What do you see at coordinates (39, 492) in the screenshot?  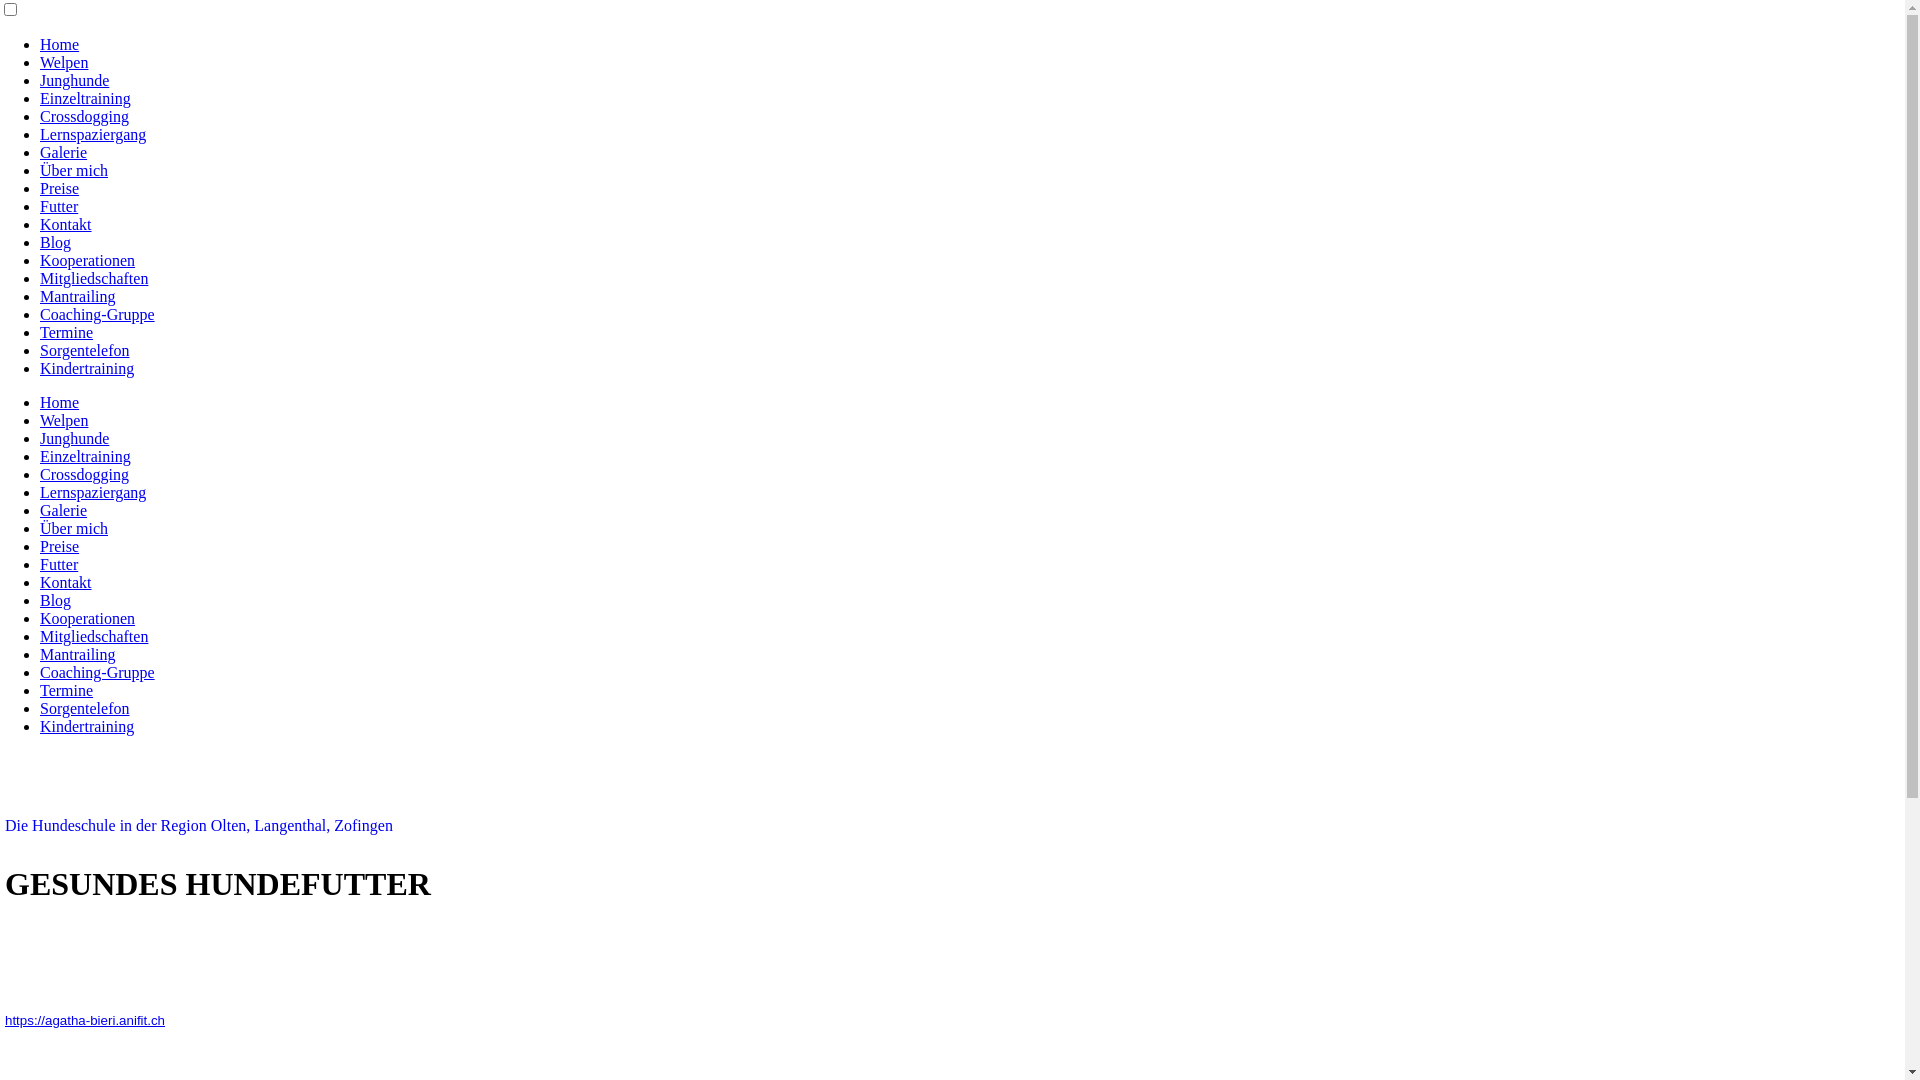 I see `'Lernspaziergang'` at bounding box center [39, 492].